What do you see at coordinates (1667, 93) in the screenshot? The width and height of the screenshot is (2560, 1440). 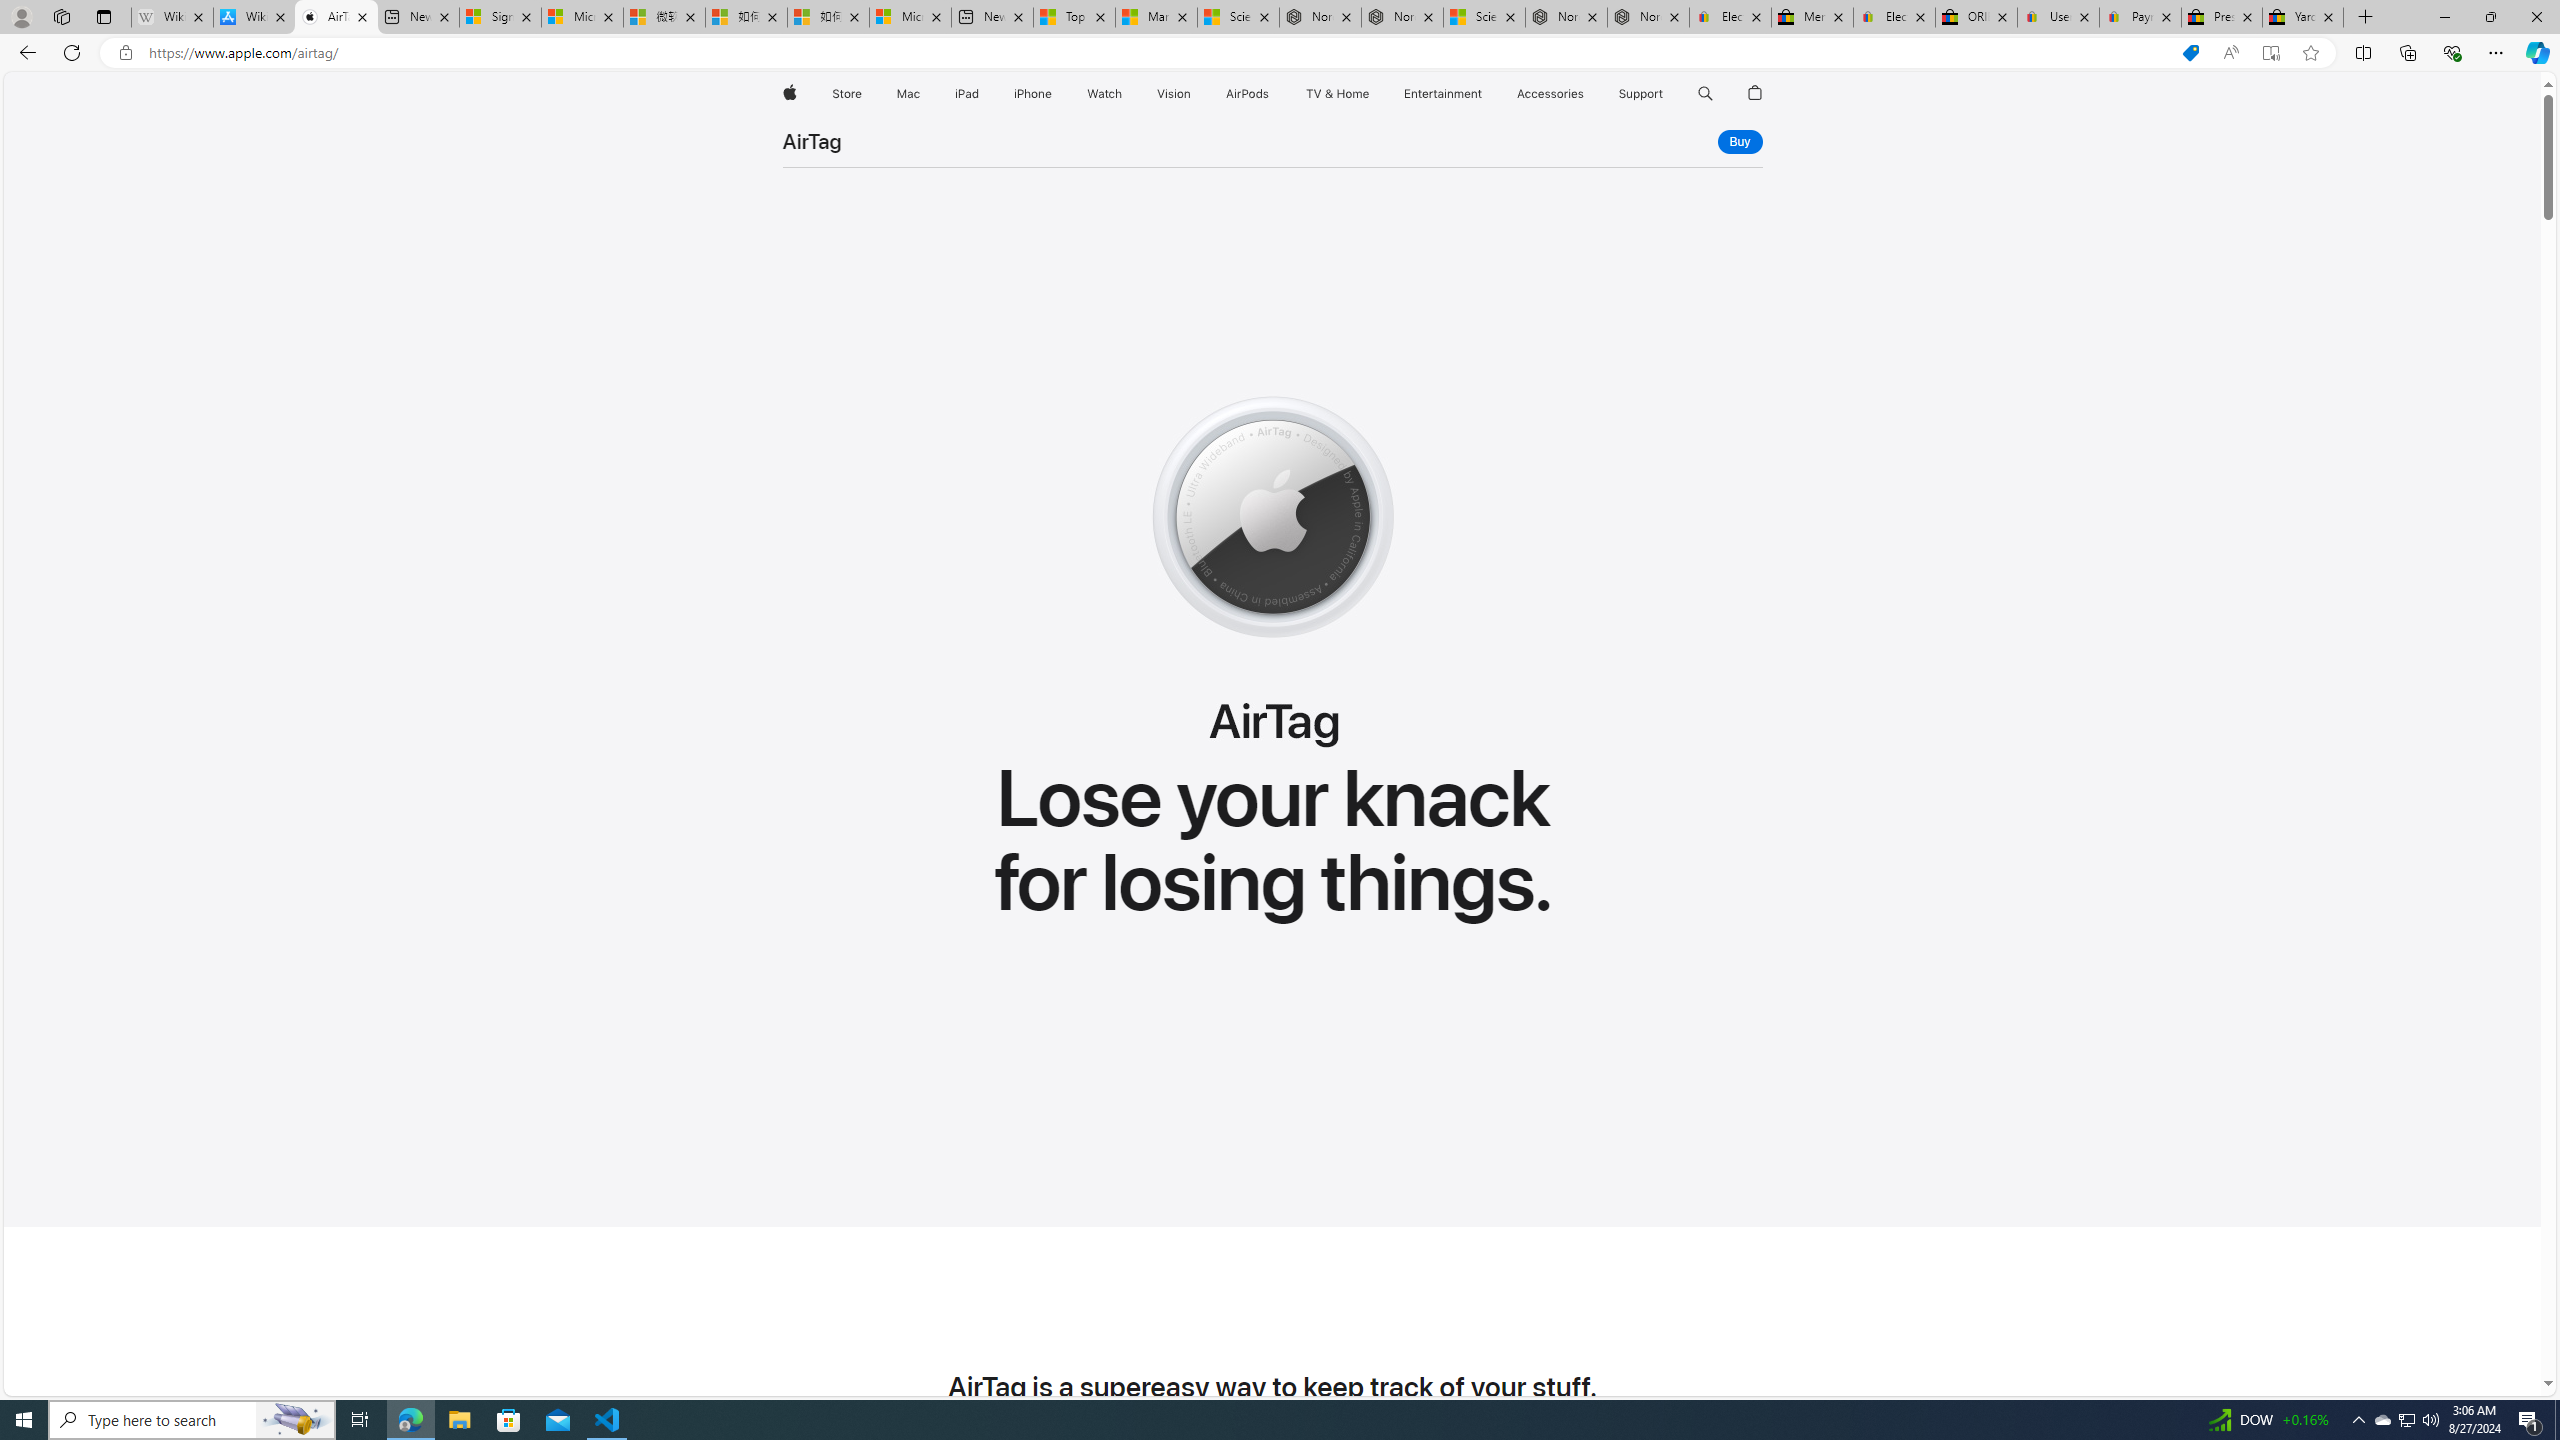 I see `'Class: globalnav-submenu-trigger-item'` at bounding box center [1667, 93].